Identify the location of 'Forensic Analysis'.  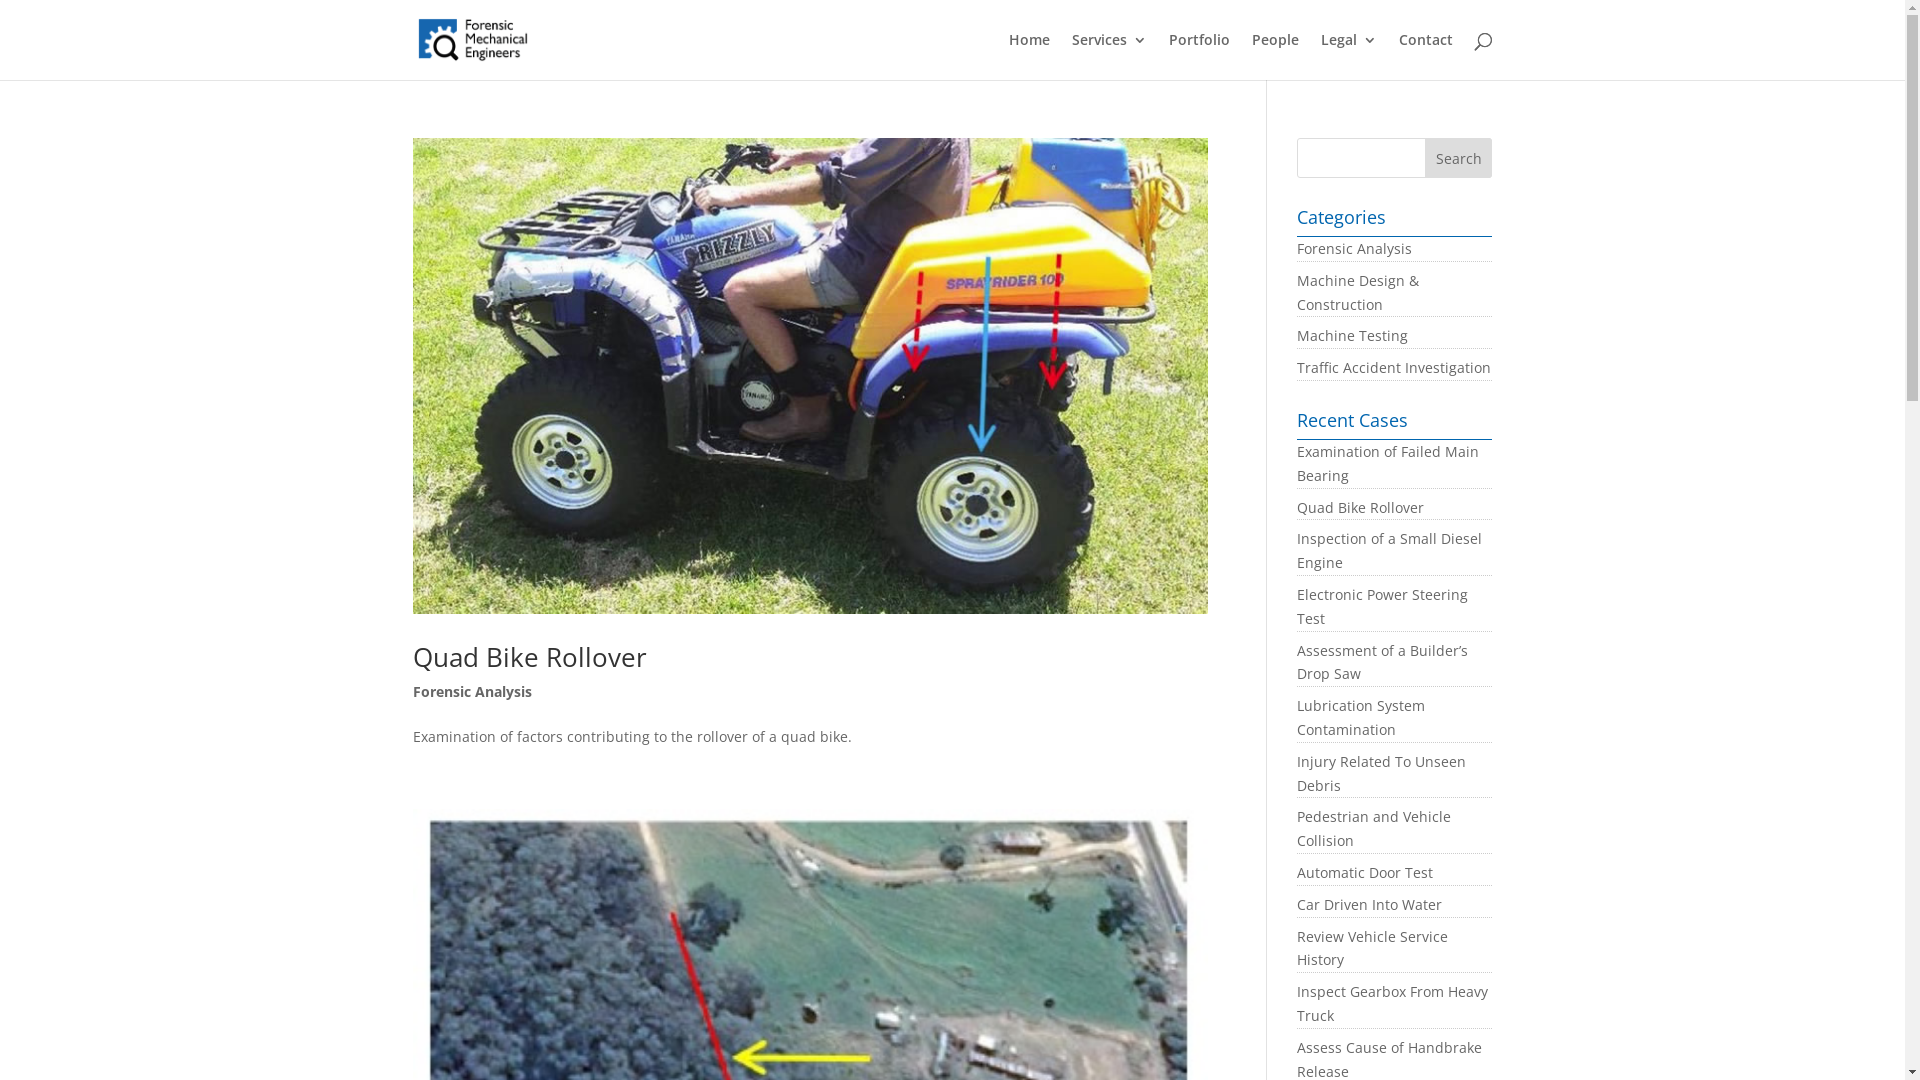
(1354, 247).